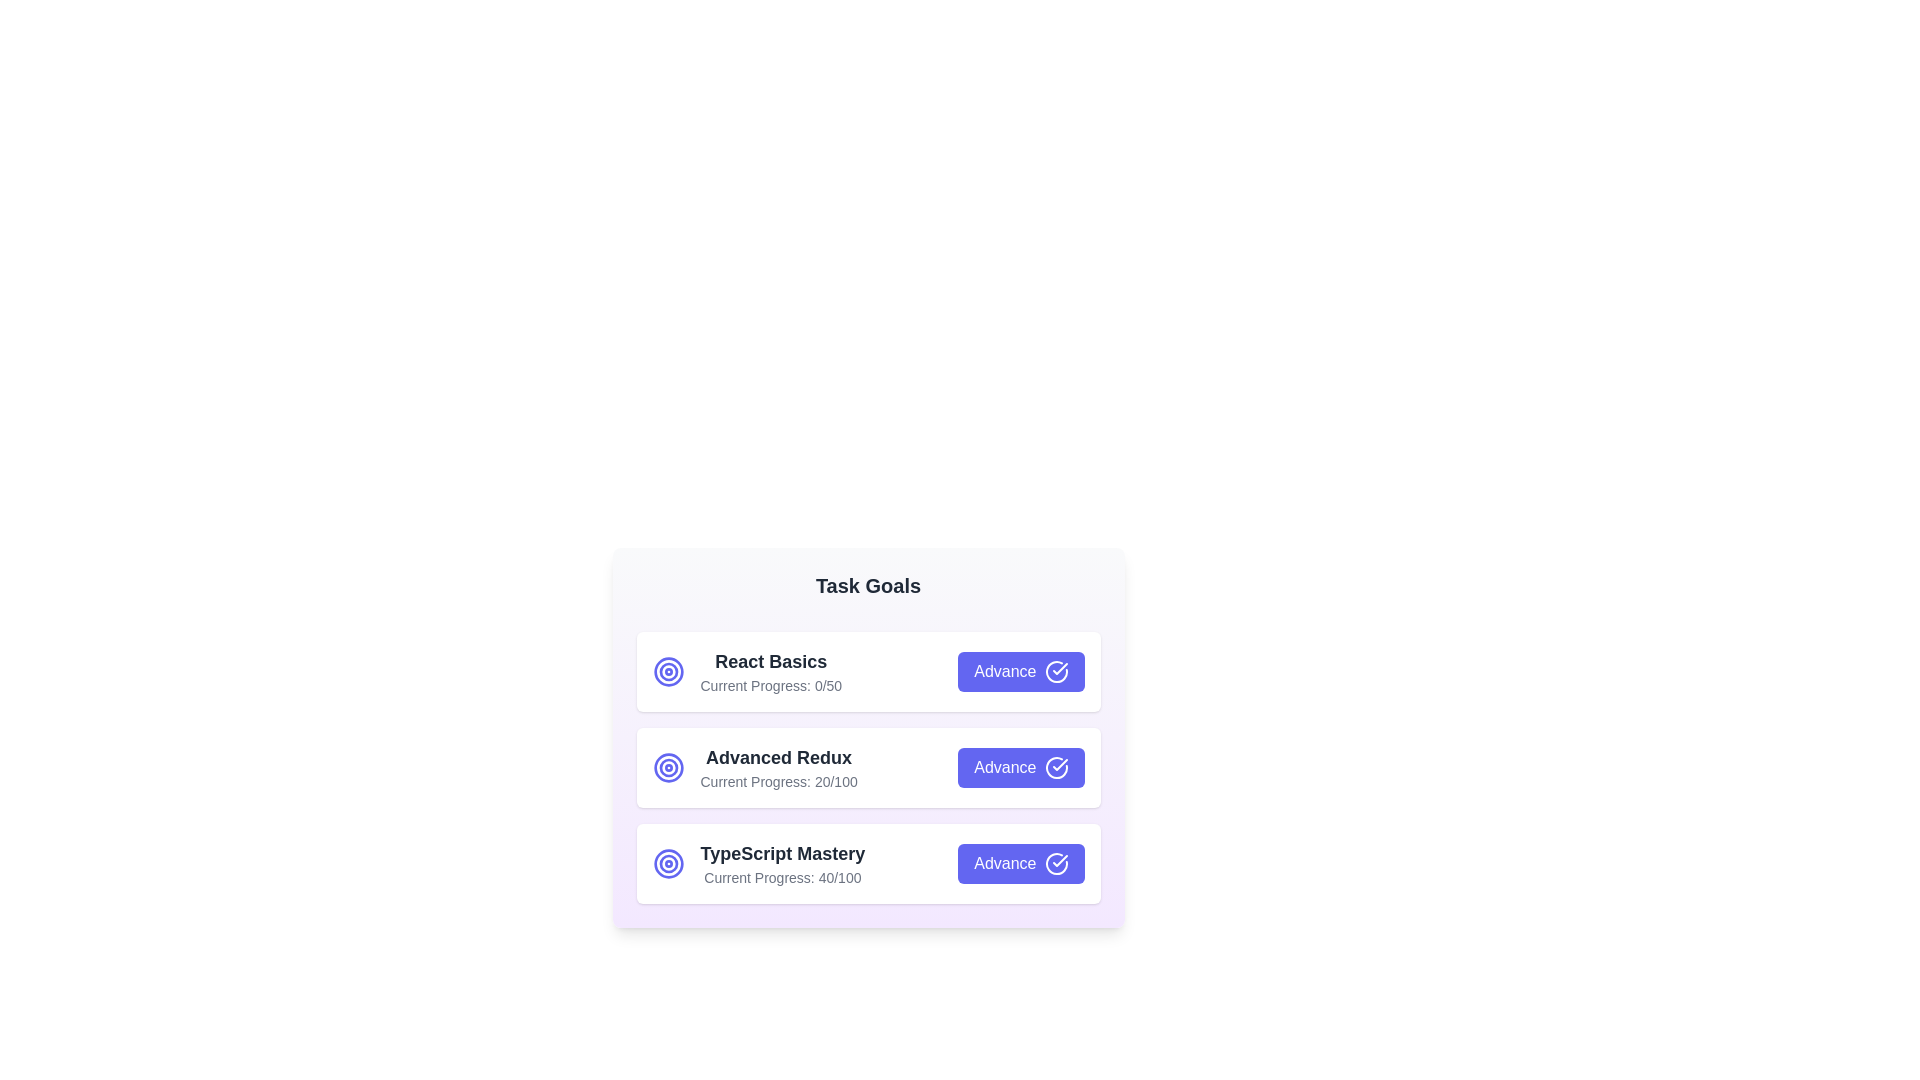 The height and width of the screenshot is (1080, 1920). I want to click on the button that allows users to proceed in the 'React Basics' course, located in the 'Task Goals' section at the top of the card labeled 'React Basics', so click(1021, 671).